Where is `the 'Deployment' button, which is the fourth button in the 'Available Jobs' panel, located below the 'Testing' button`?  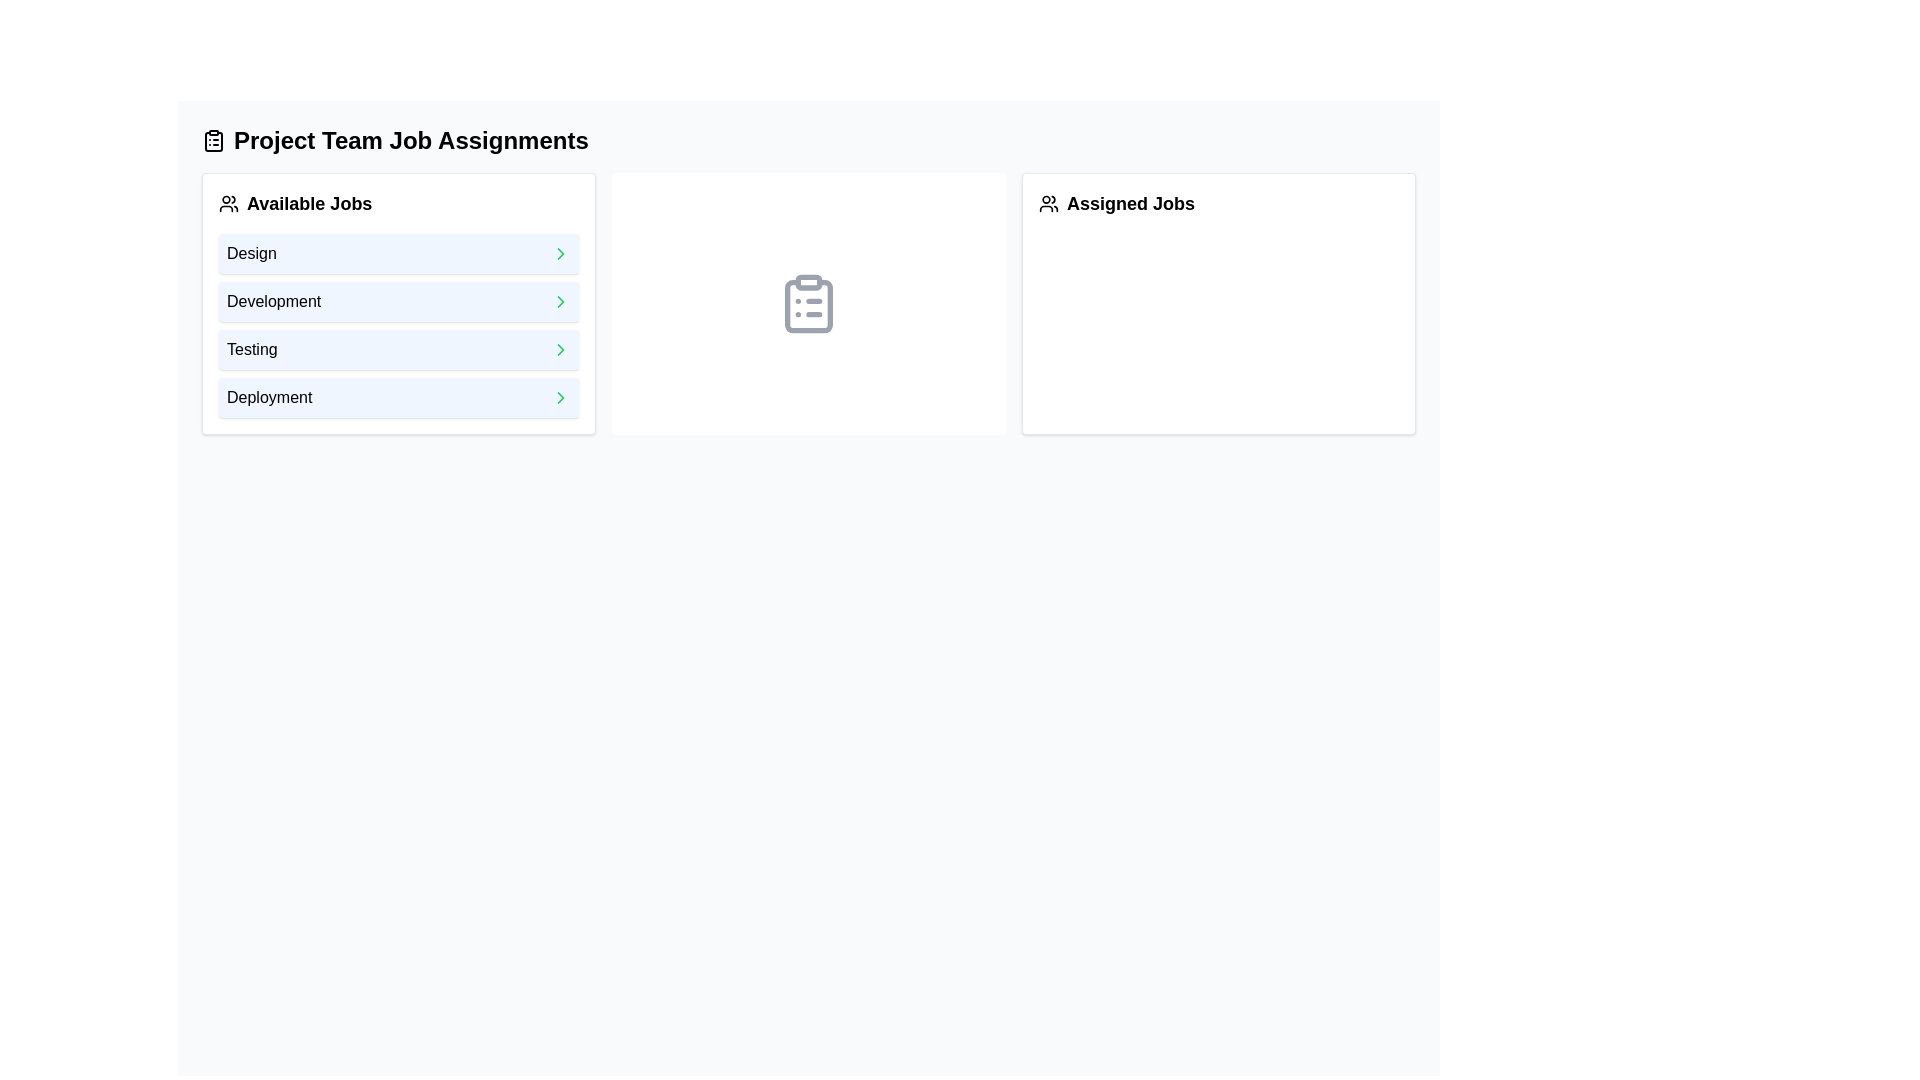
the 'Deployment' button, which is the fourth button in the 'Available Jobs' panel, located below the 'Testing' button is located at coordinates (398, 397).